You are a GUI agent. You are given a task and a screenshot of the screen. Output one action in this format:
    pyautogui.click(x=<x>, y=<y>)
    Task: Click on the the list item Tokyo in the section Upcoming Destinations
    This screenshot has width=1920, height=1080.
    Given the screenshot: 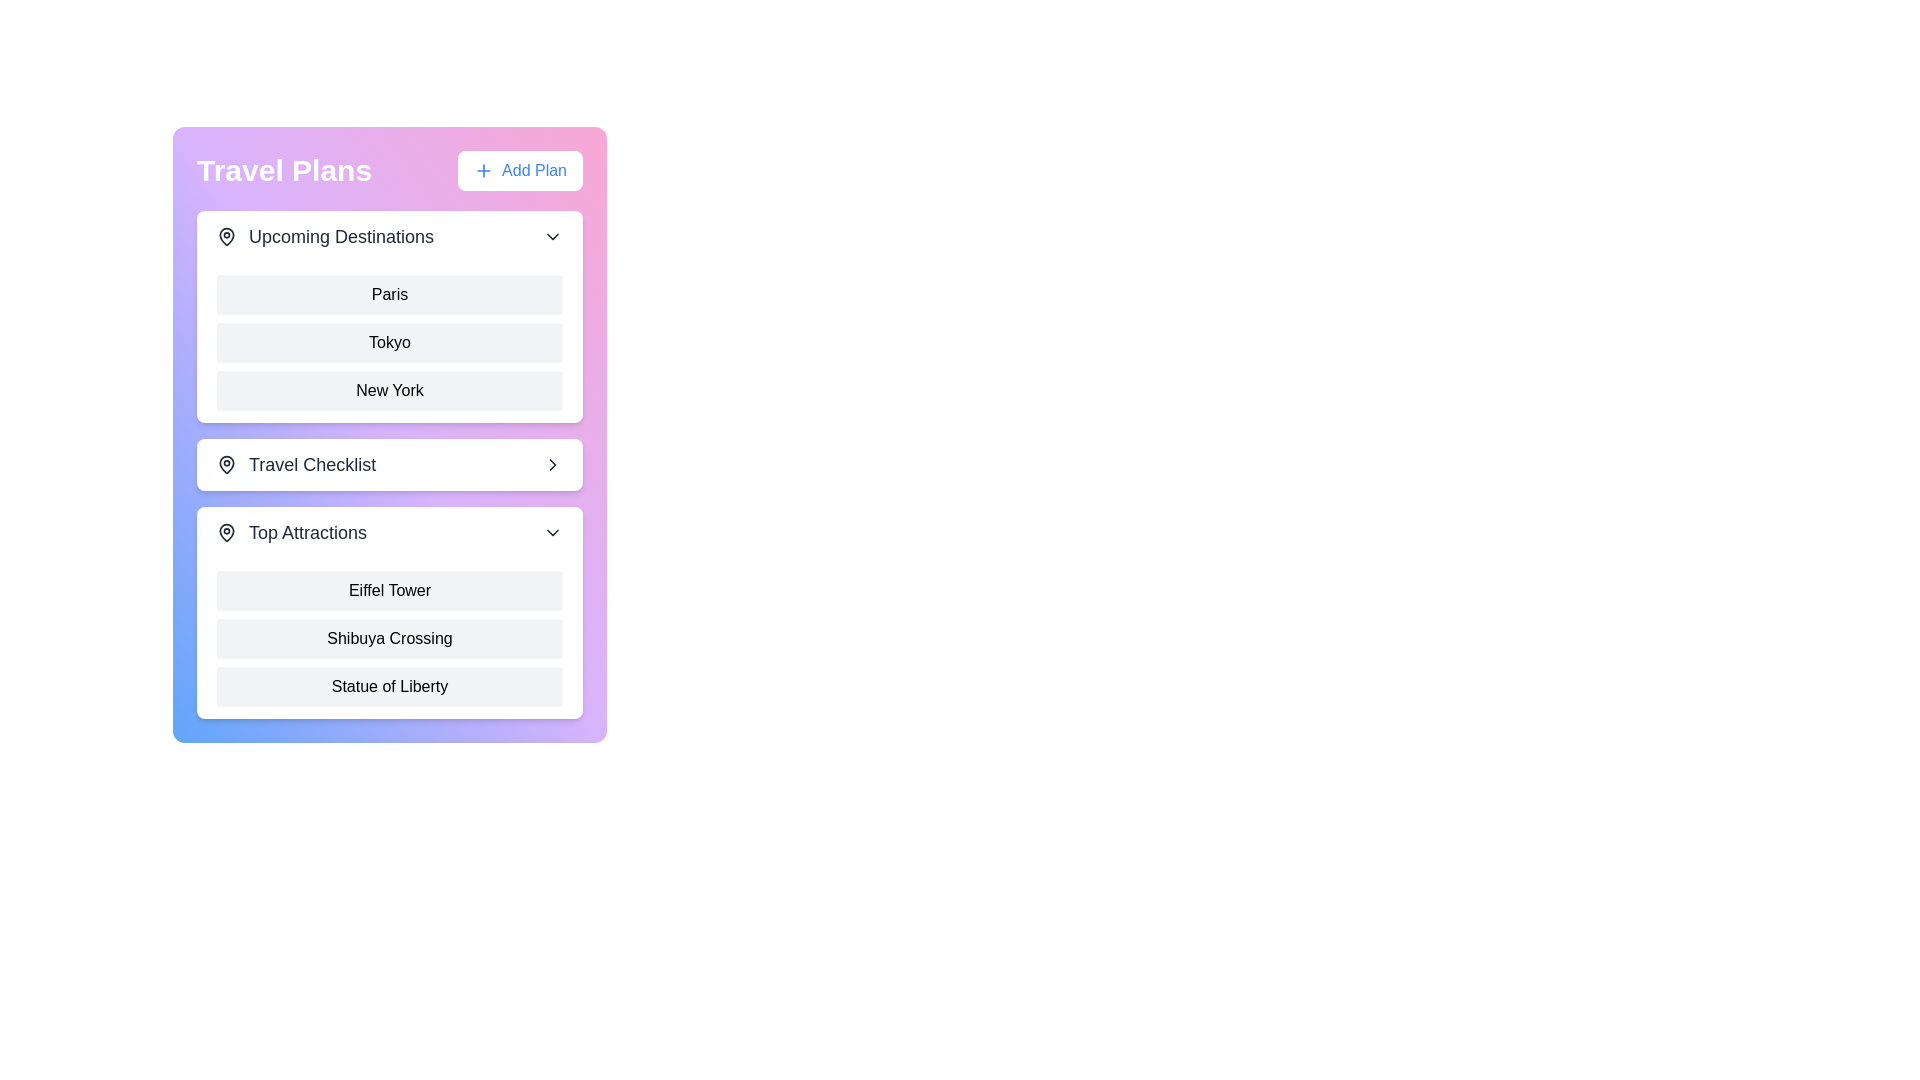 What is the action you would take?
    pyautogui.click(x=389, y=342)
    